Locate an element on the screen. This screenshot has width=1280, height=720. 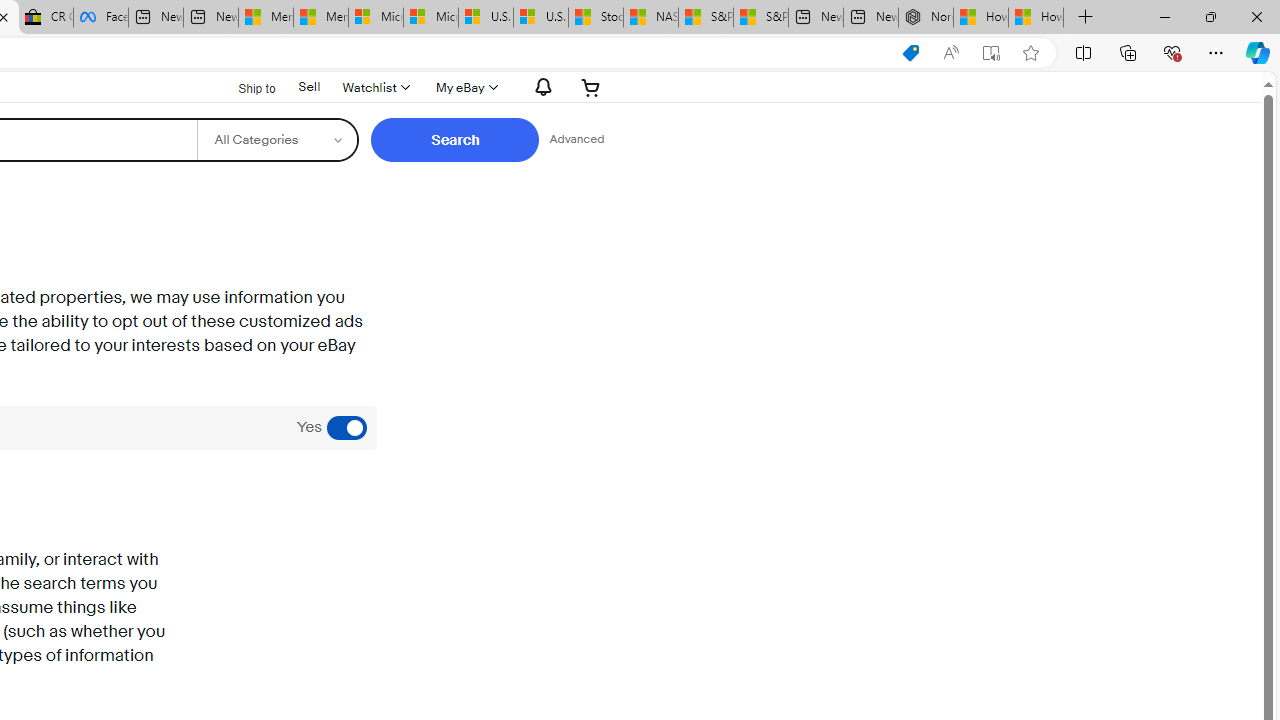
'WatchlistExpand Watch List' is located at coordinates (375, 86).